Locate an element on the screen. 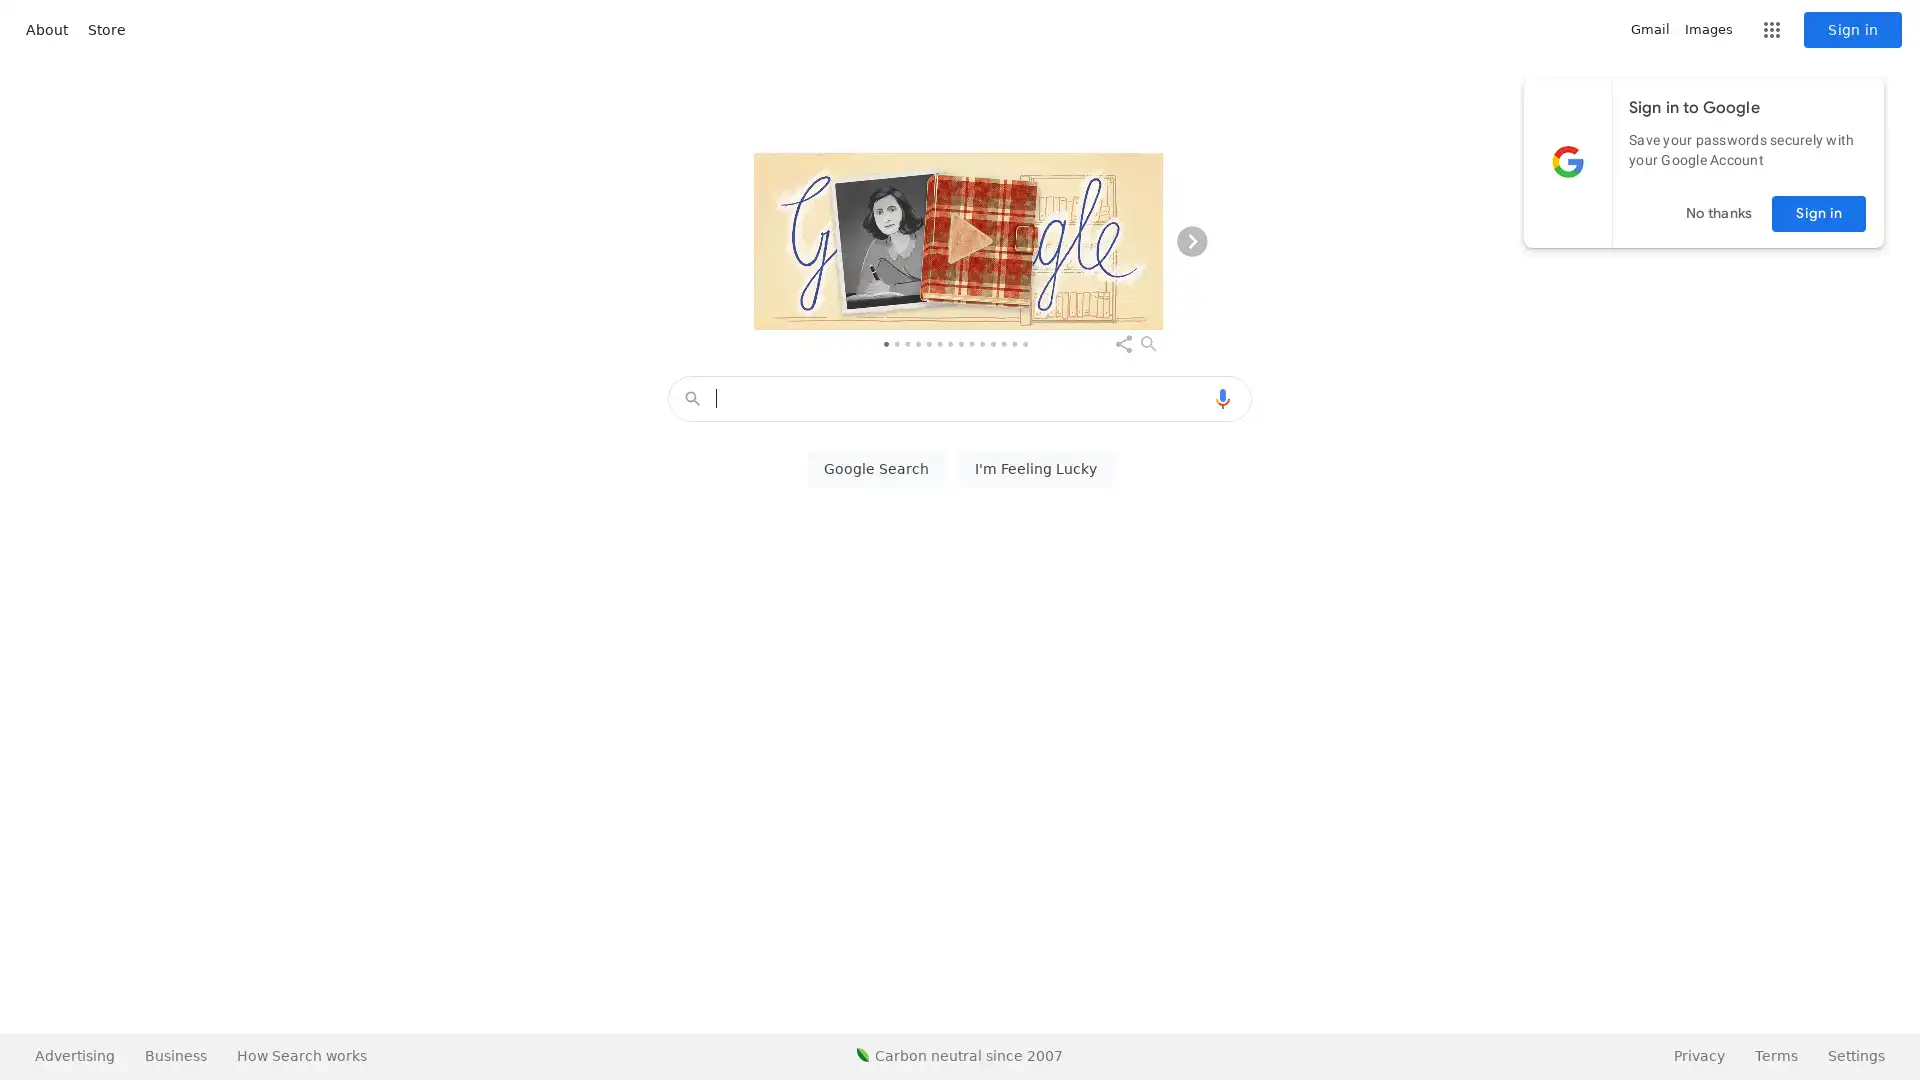 The height and width of the screenshot is (1080, 1920). Search by voice is located at coordinates (1222, 398).